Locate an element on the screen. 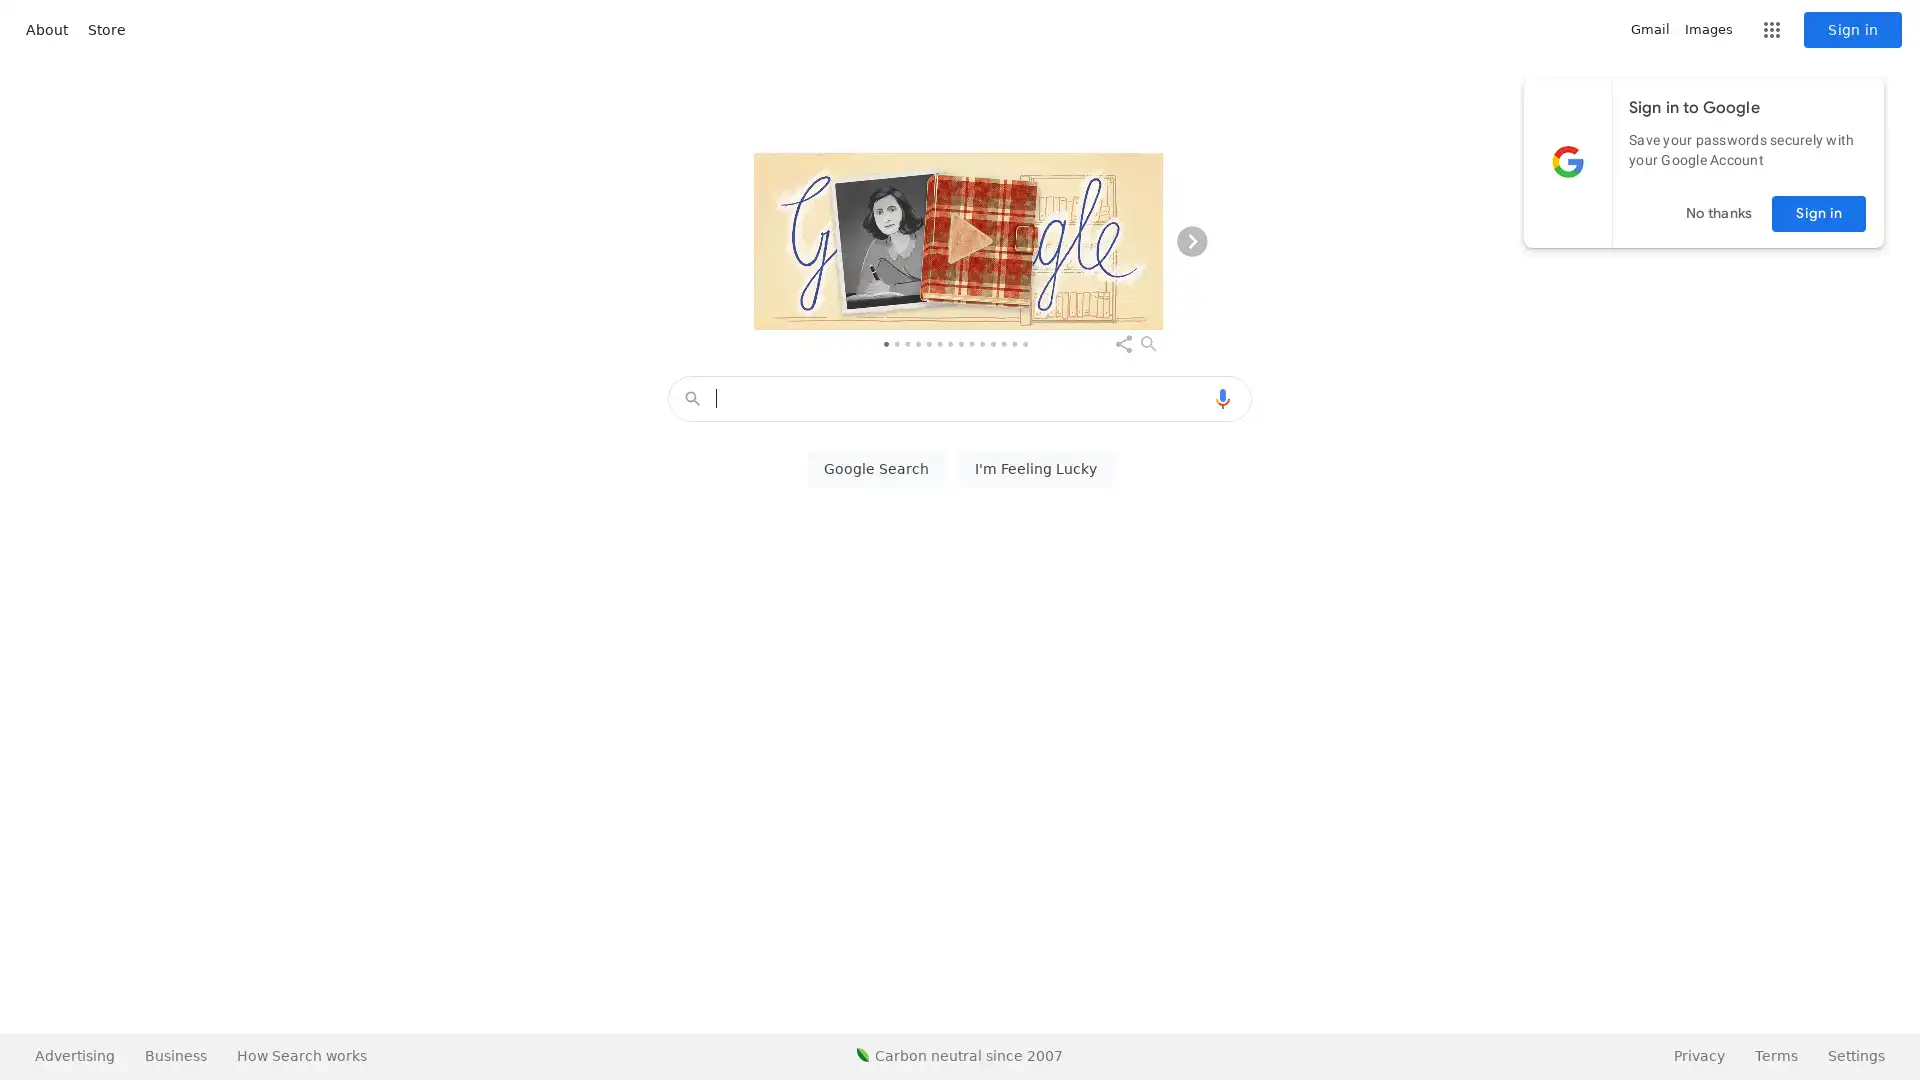 The height and width of the screenshot is (1080, 1920). Search by voice is located at coordinates (1222, 398).